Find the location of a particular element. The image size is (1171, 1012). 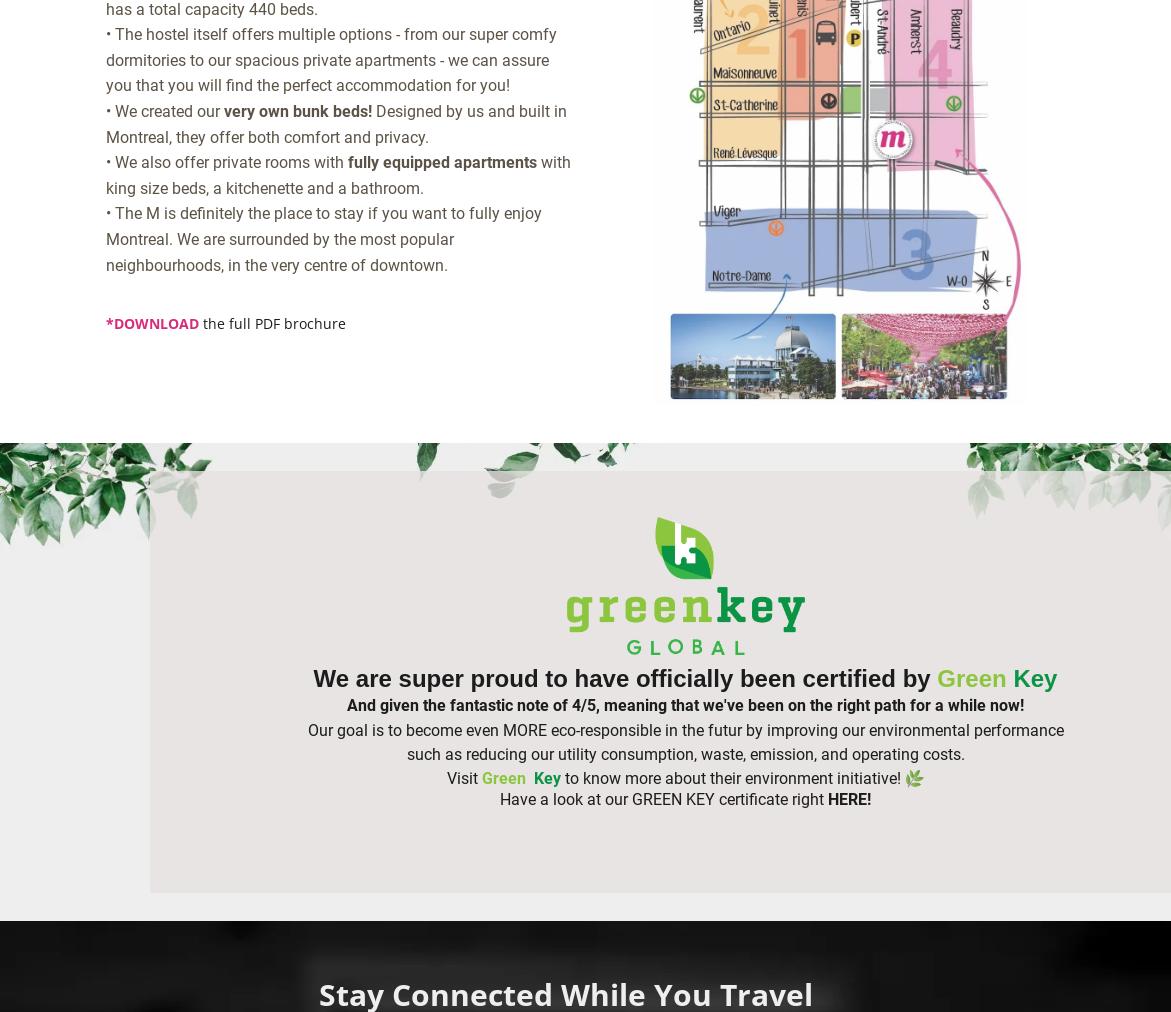

'HERE' is located at coordinates (846, 797).